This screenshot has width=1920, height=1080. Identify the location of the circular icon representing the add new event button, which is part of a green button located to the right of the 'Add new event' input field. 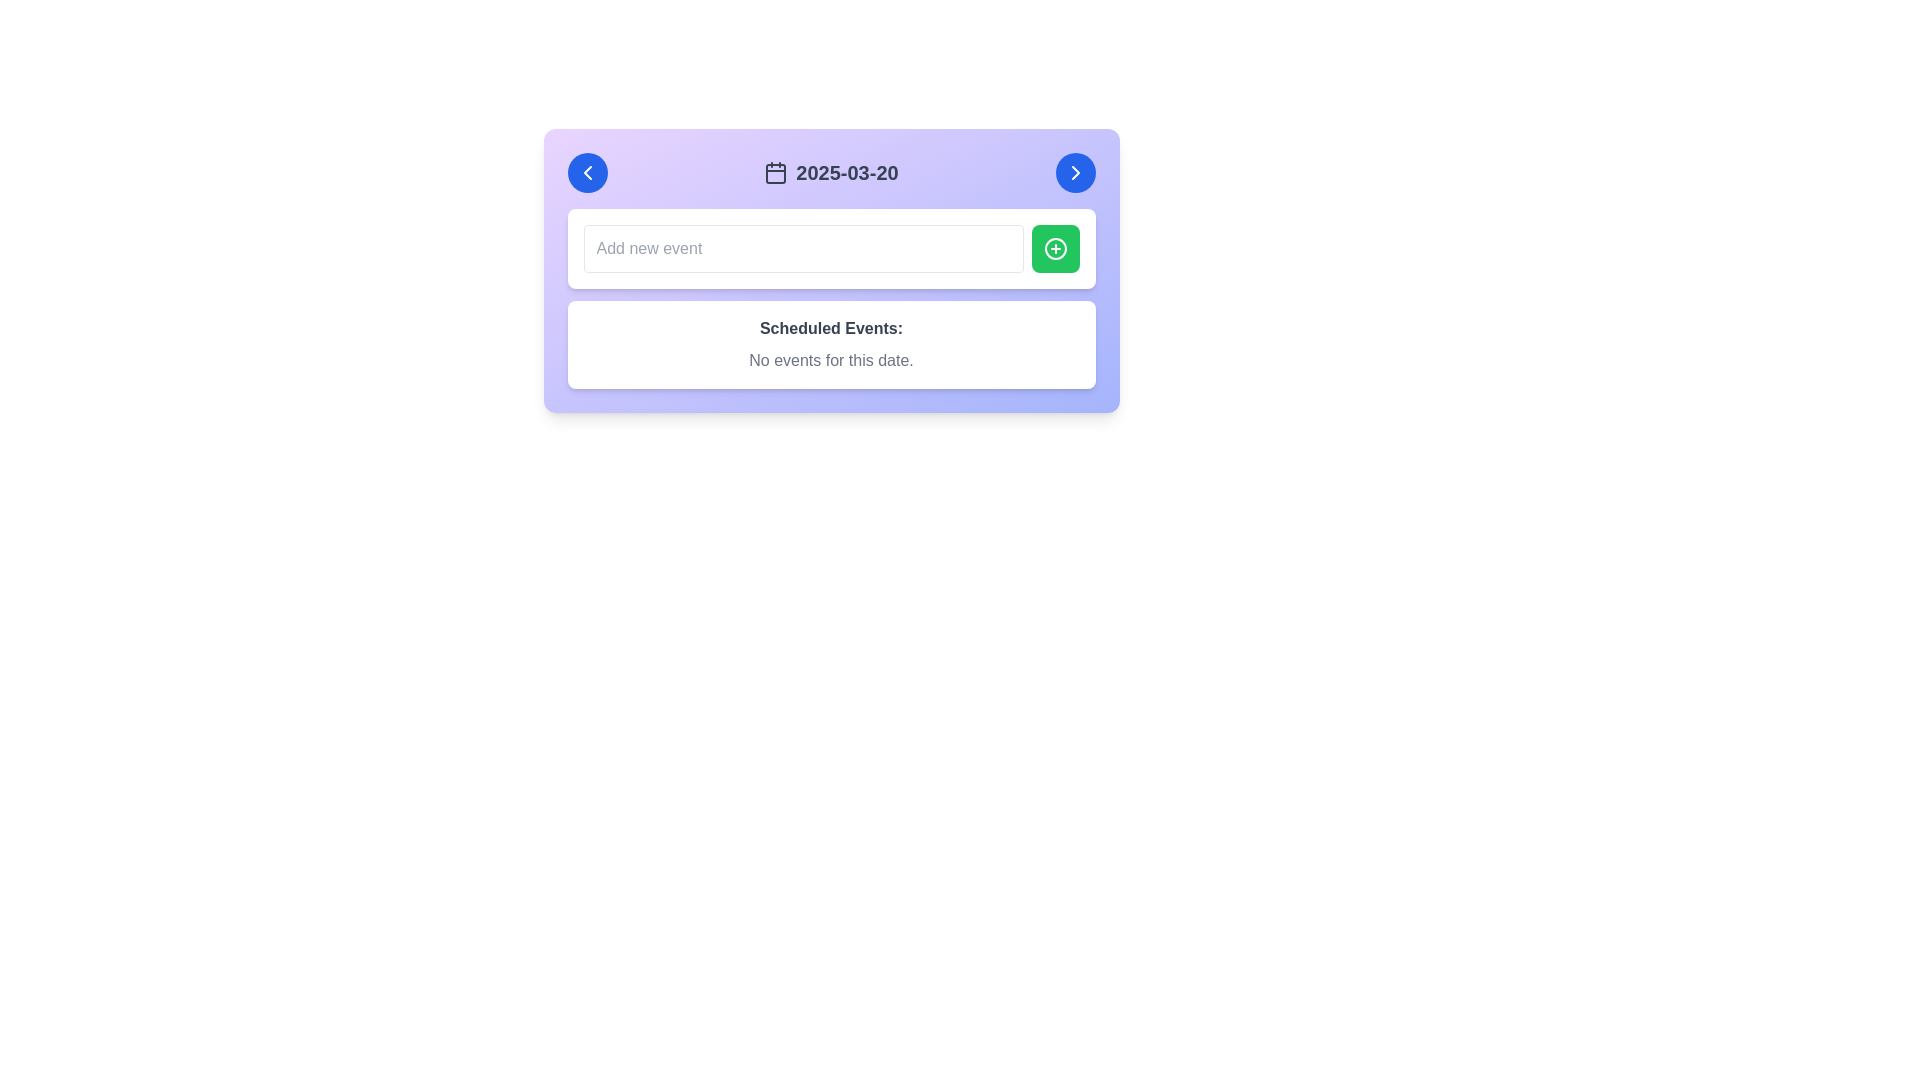
(1054, 248).